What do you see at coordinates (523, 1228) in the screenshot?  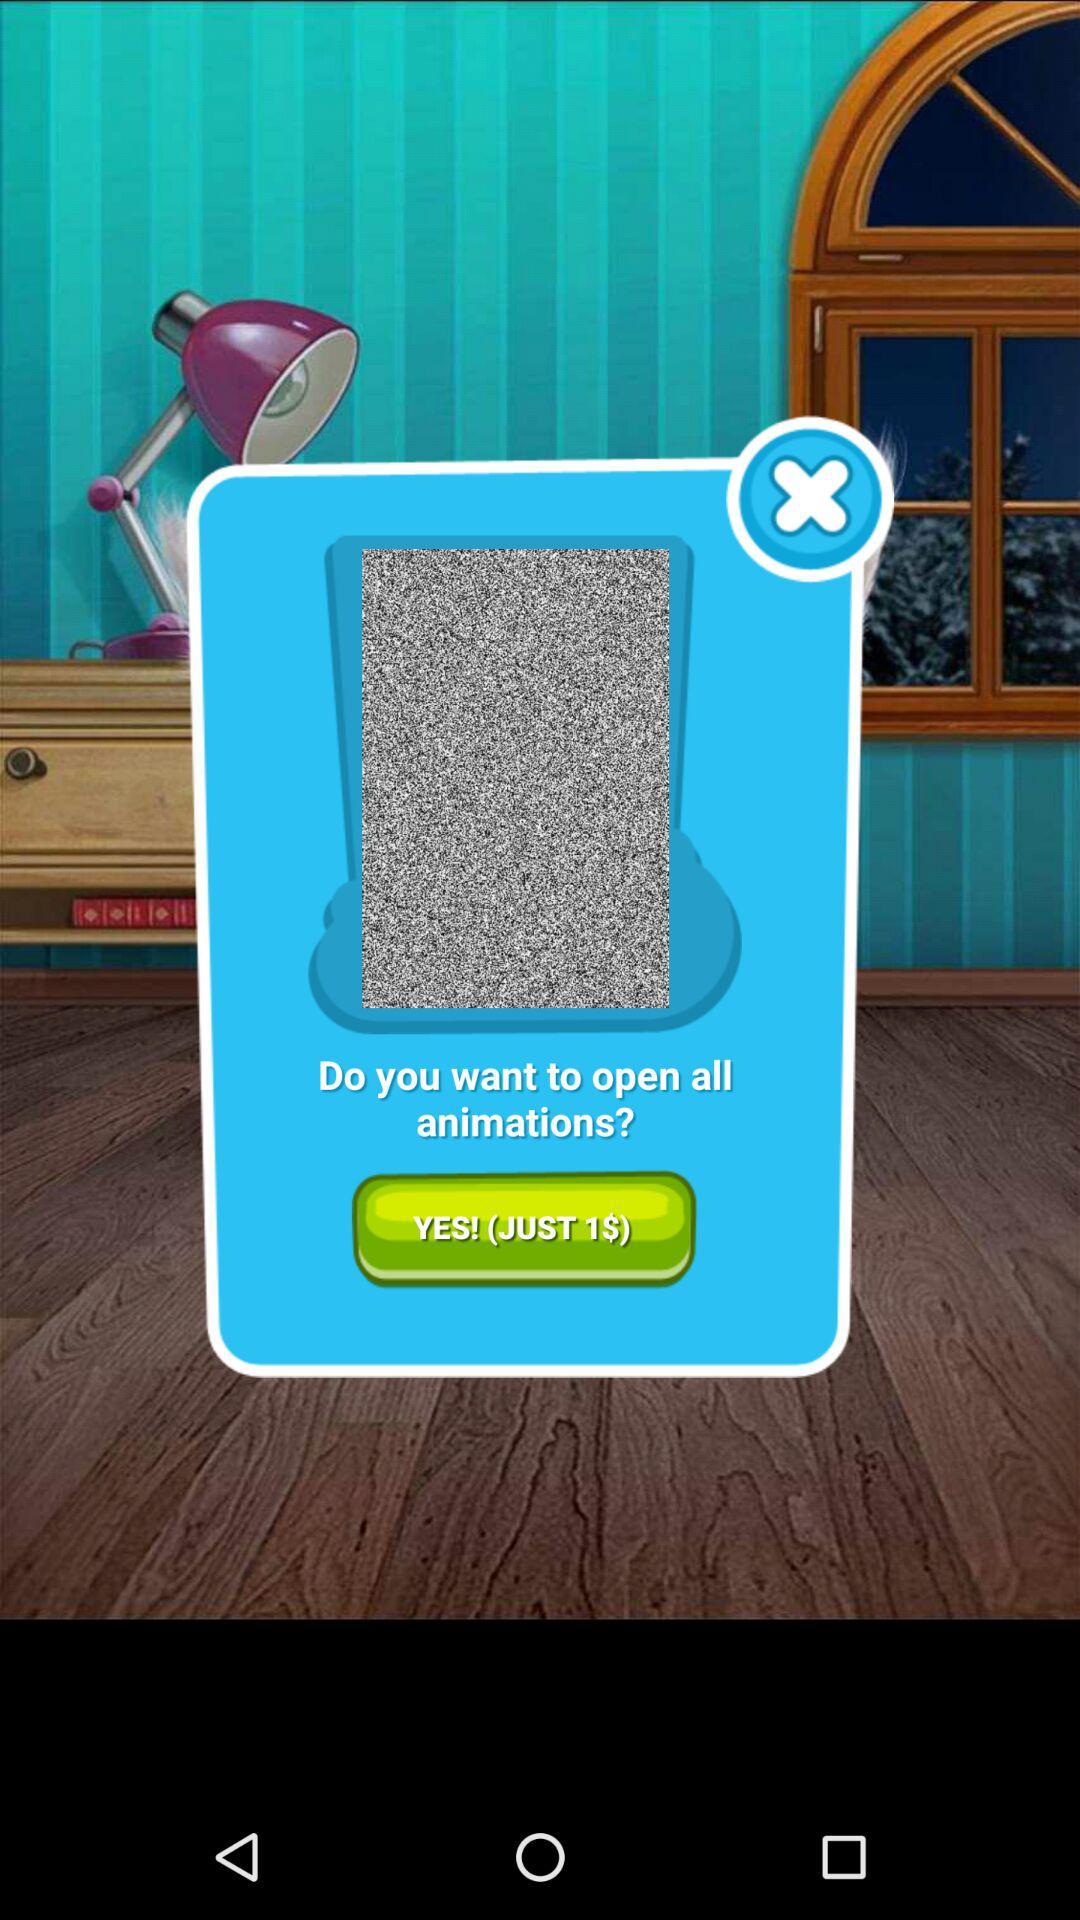 I see `the yes! (just 1$) button` at bounding box center [523, 1228].